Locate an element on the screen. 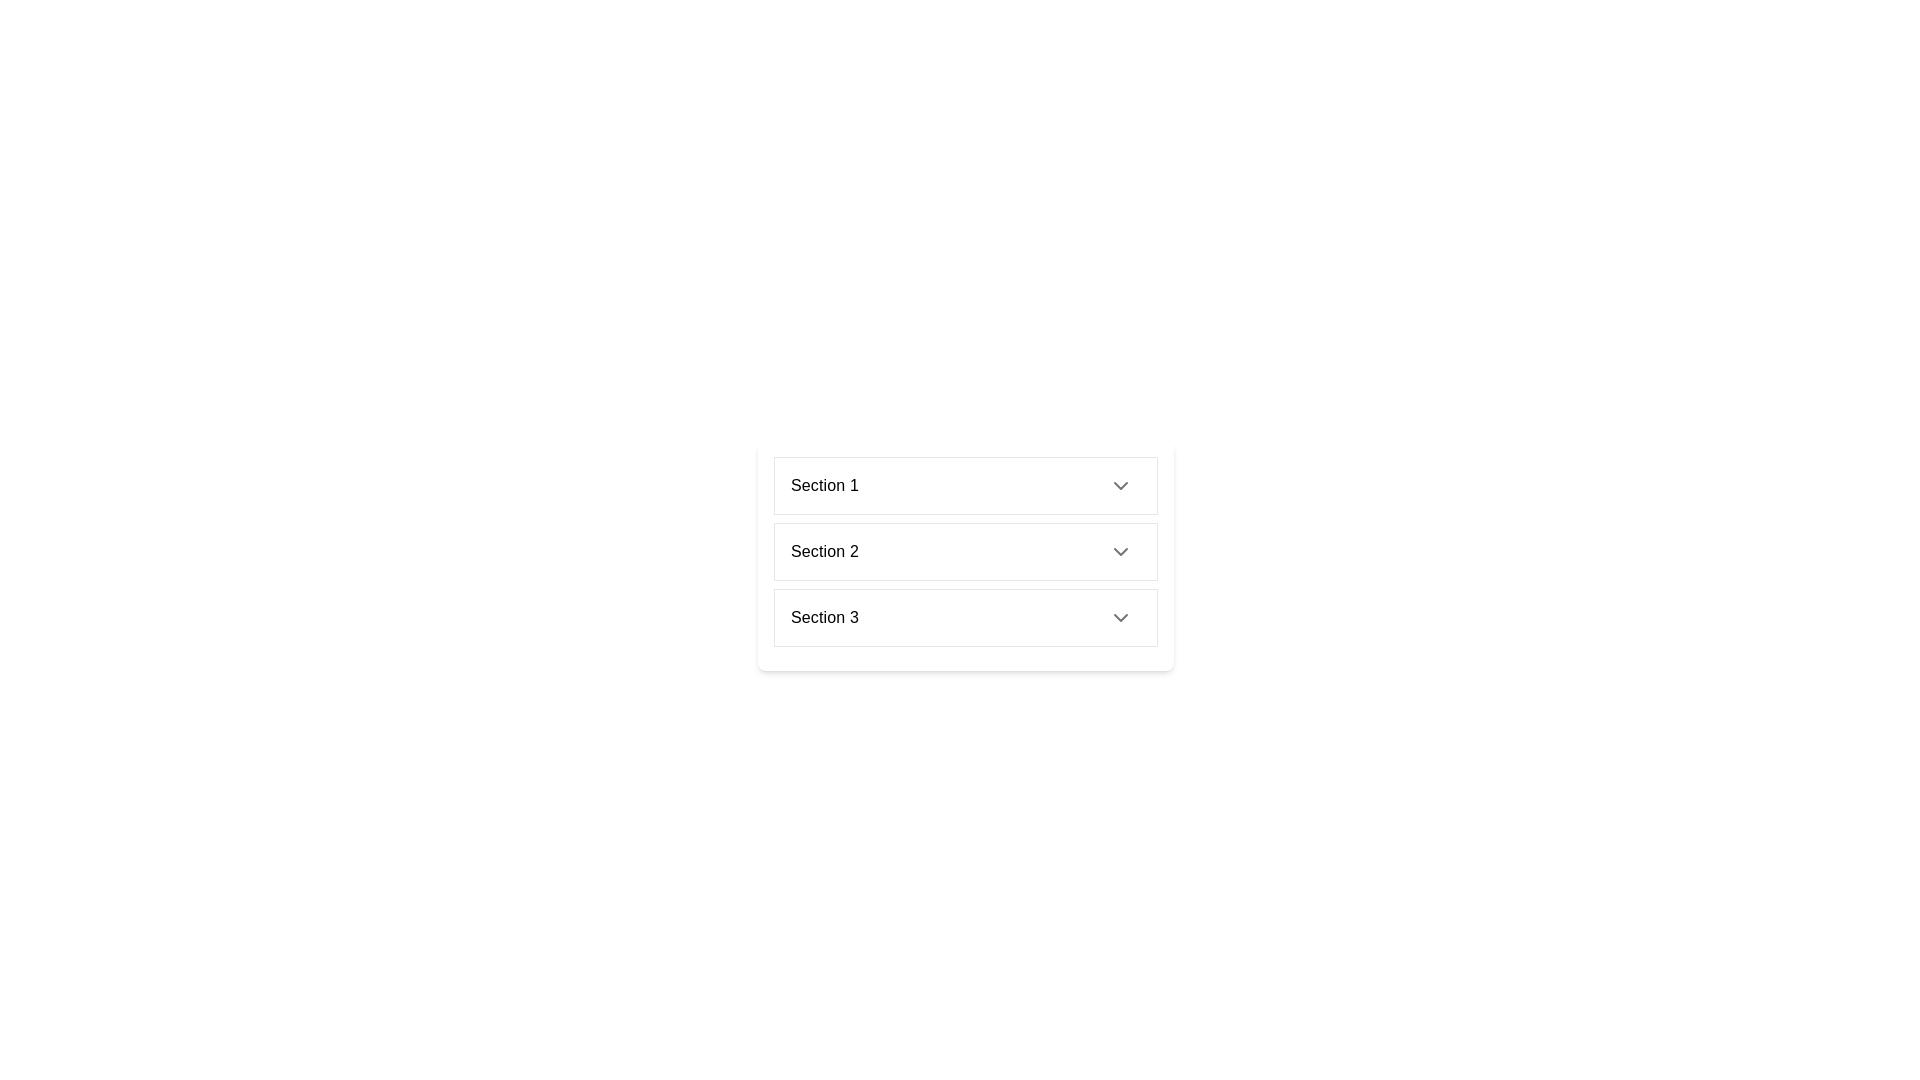 The height and width of the screenshot is (1080, 1920). the Chevron Down icon/button located to the right of the 'Section 1' label is located at coordinates (1121, 486).